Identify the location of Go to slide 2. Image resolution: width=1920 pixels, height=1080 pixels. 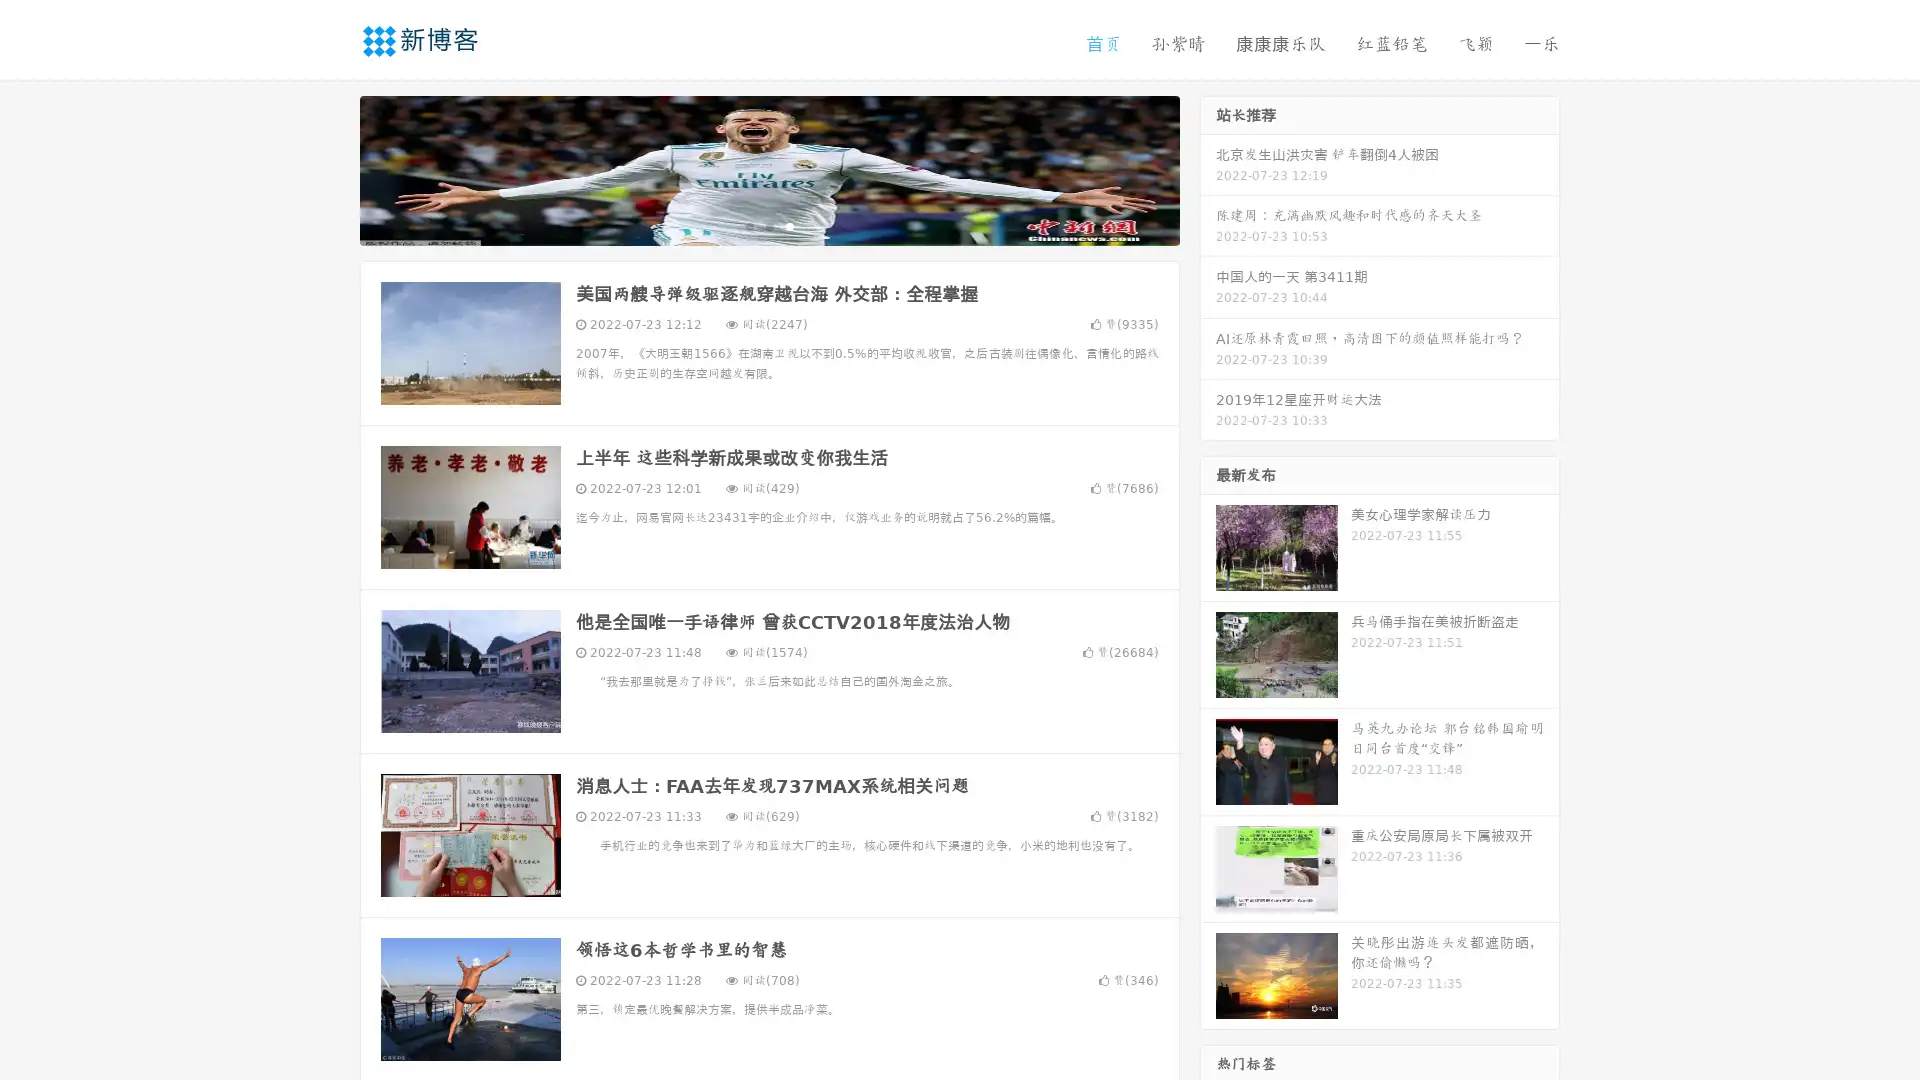
(768, 225).